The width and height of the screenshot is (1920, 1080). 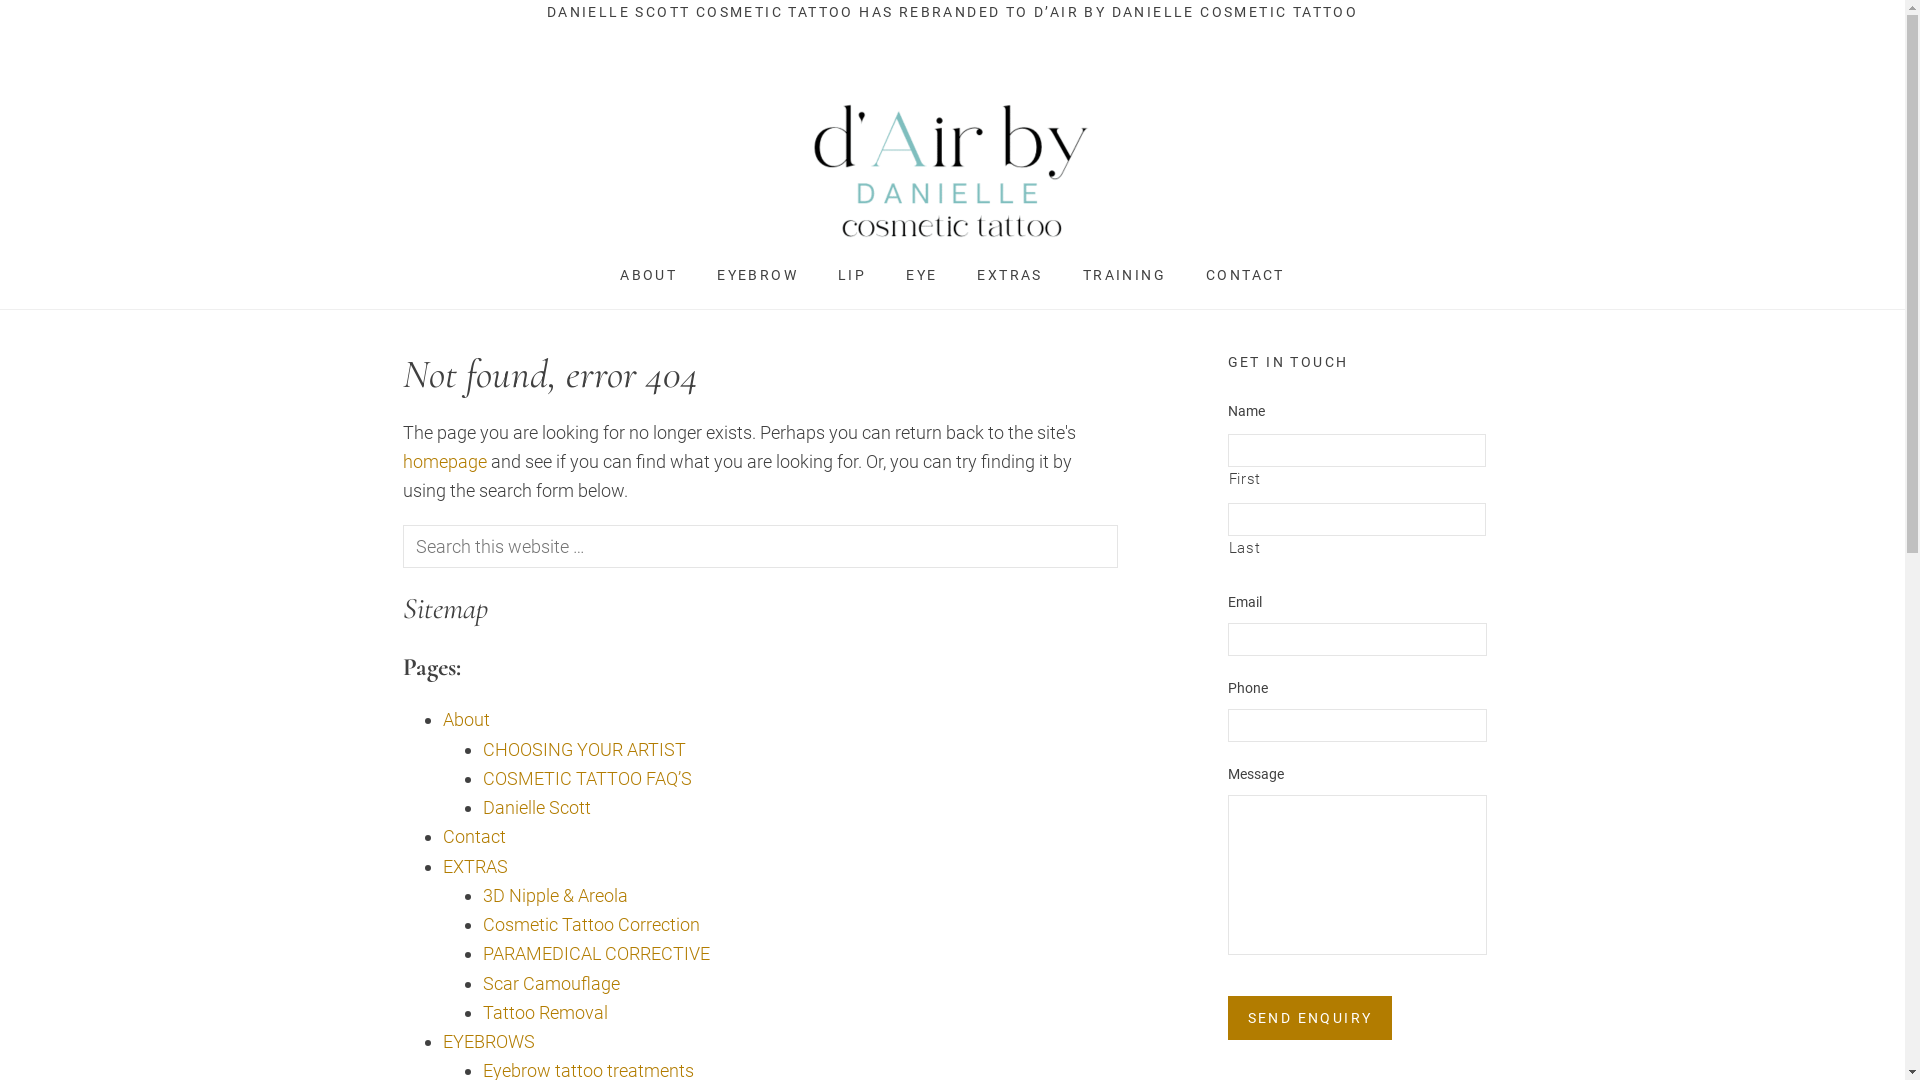 I want to click on 'CHOOSING YOUR ARTIST', so click(x=481, y=749).